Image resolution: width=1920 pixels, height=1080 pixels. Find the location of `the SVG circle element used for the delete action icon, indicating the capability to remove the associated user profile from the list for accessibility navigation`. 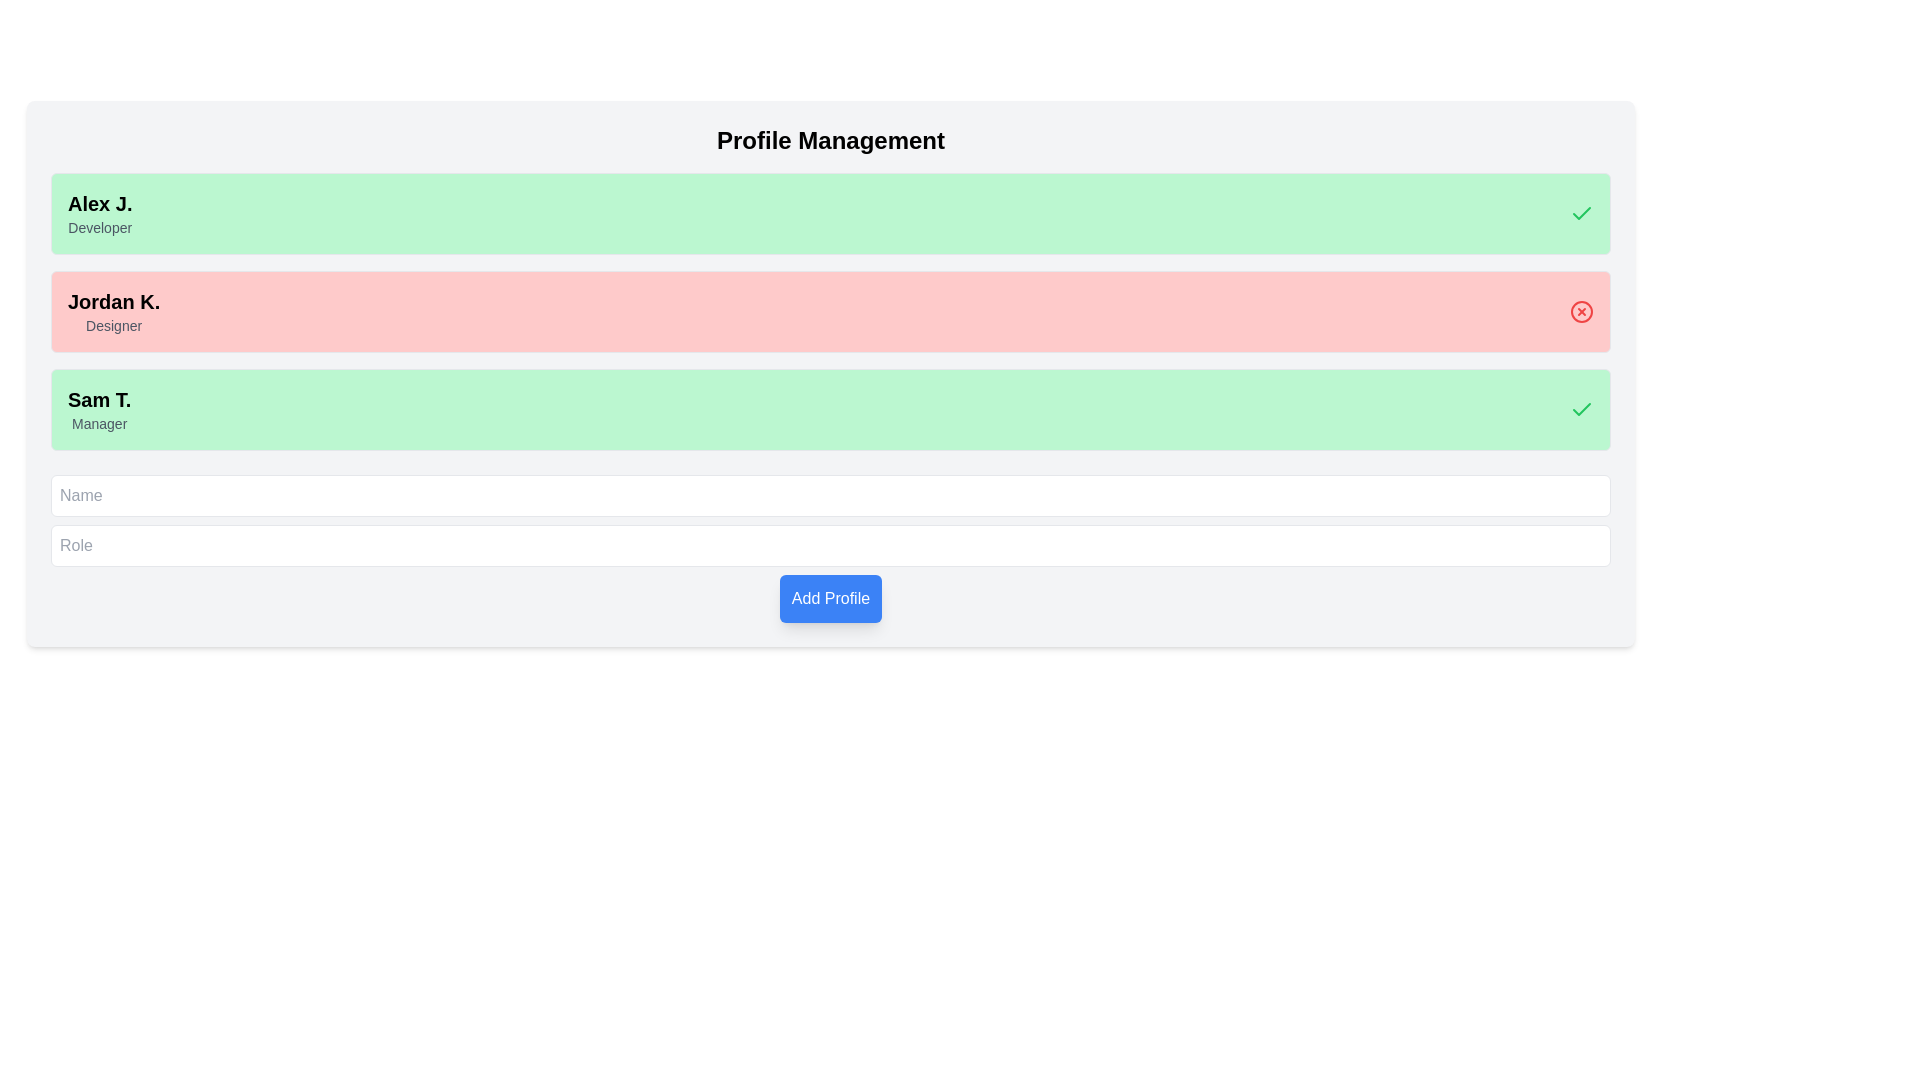

the SVG circle element used for the delete action icon, indicating the capability to remove the associated user profile from the list for accessibility navigation is located at coordinates (1581, 312).